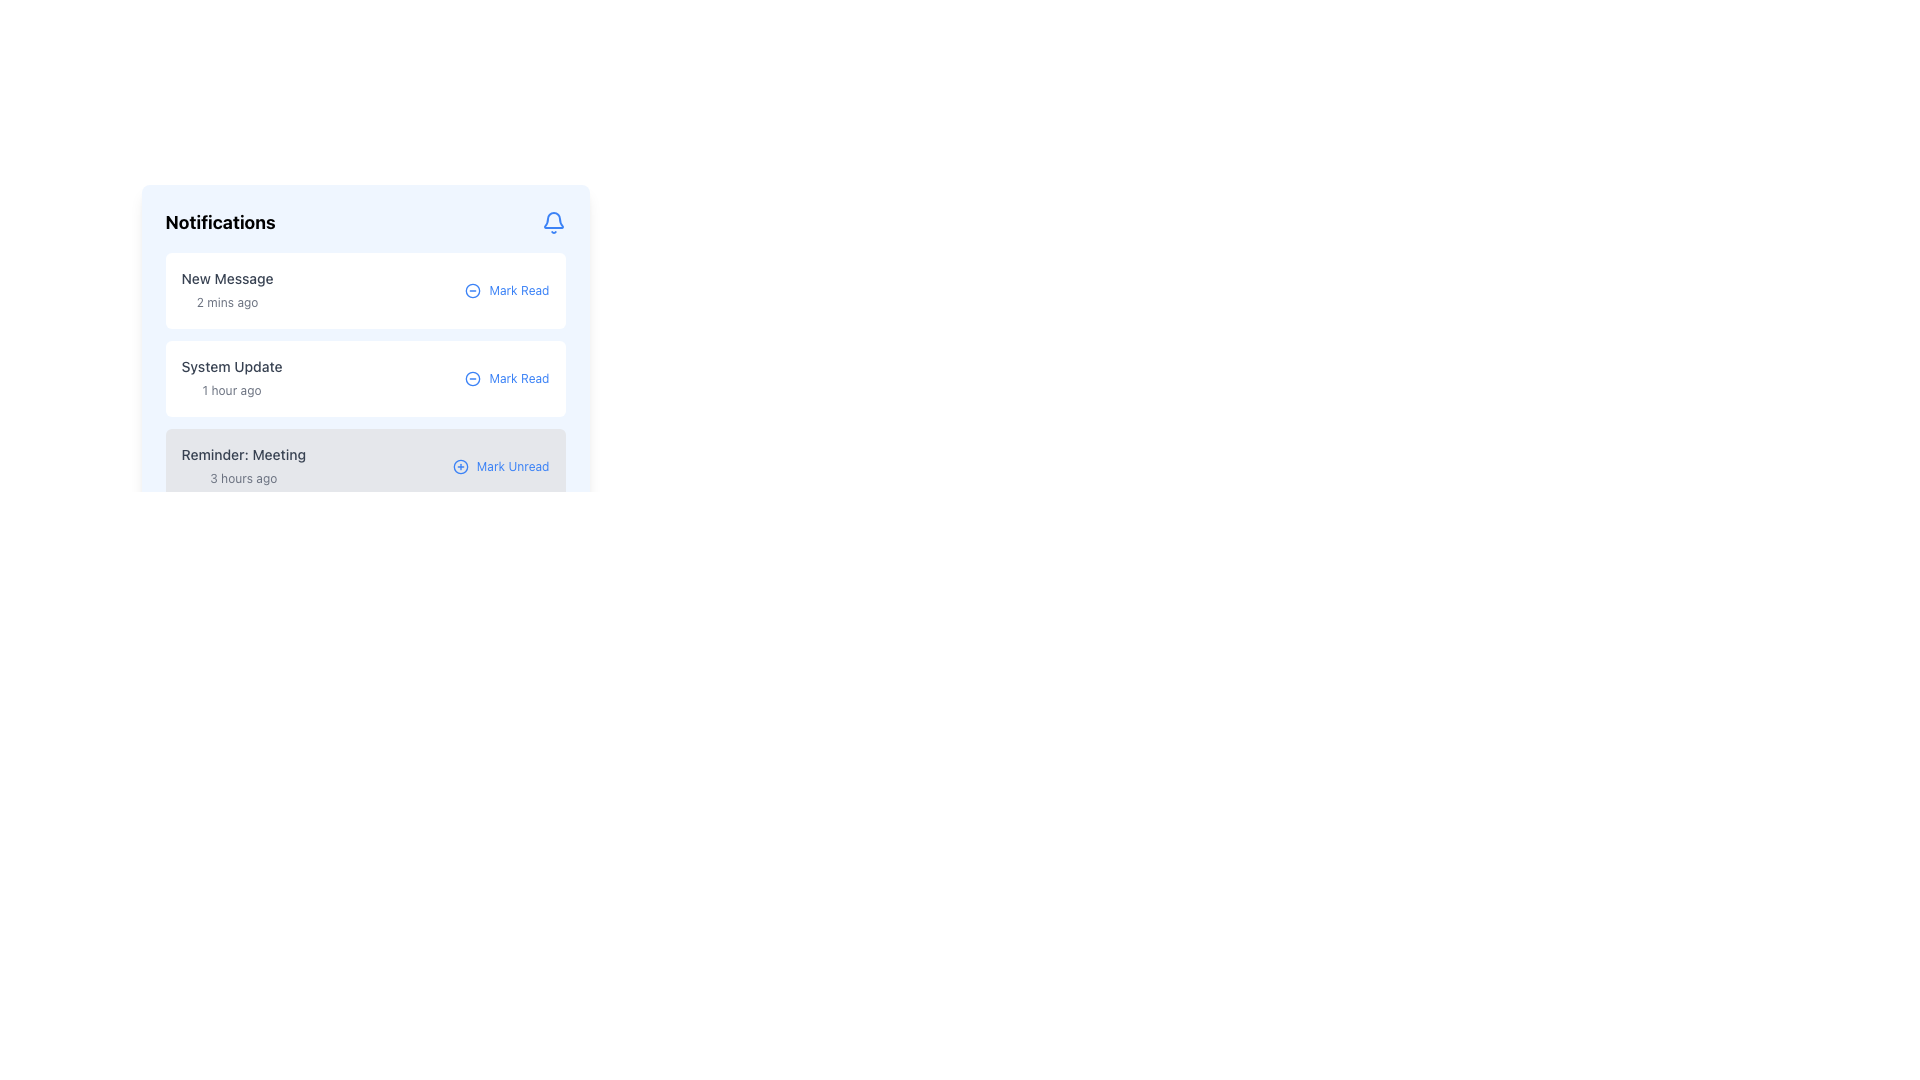 This screenshot has width=1920, height=1080. I want to click on text located at the bottom right corner of the 'System Update' notification block, which informs the user about the time when the event occurred, so click(232, 390).